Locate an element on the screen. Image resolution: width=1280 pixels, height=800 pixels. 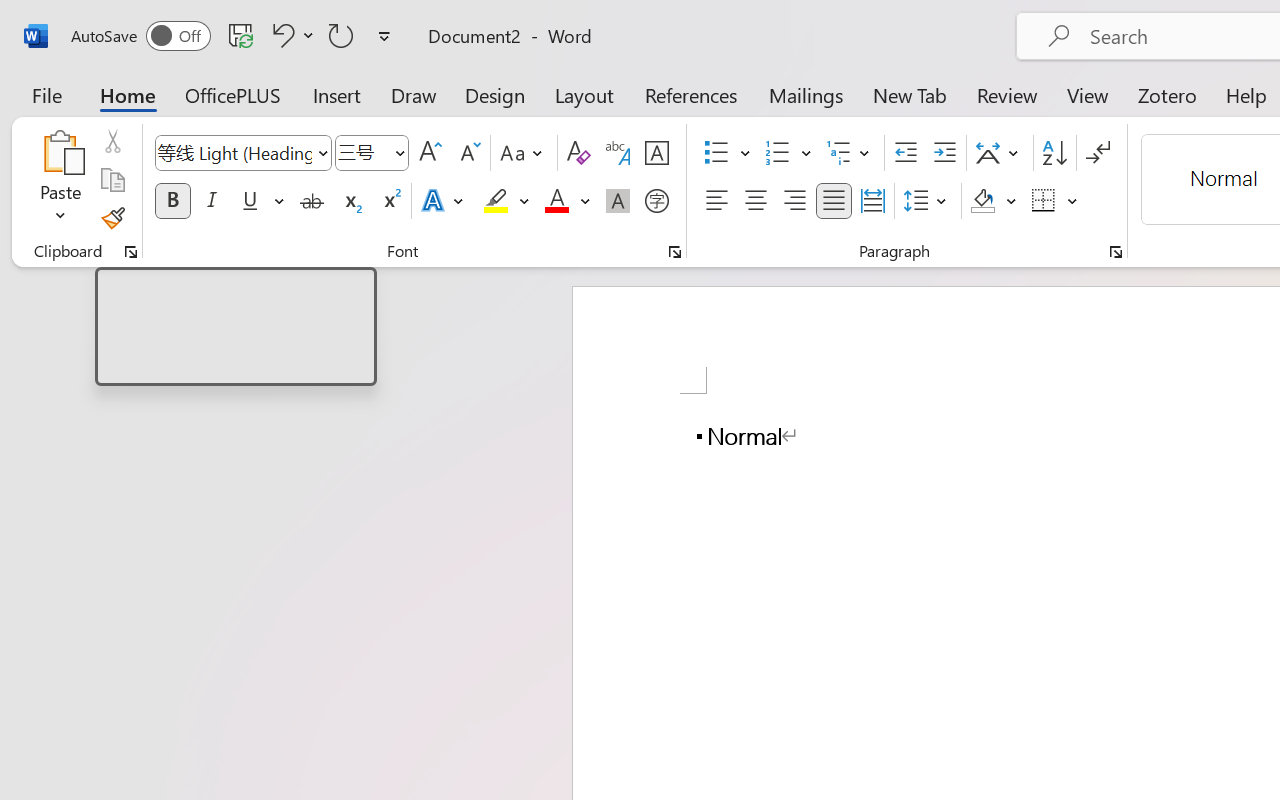
'Sort...' is located at coordinates (1053, 153).